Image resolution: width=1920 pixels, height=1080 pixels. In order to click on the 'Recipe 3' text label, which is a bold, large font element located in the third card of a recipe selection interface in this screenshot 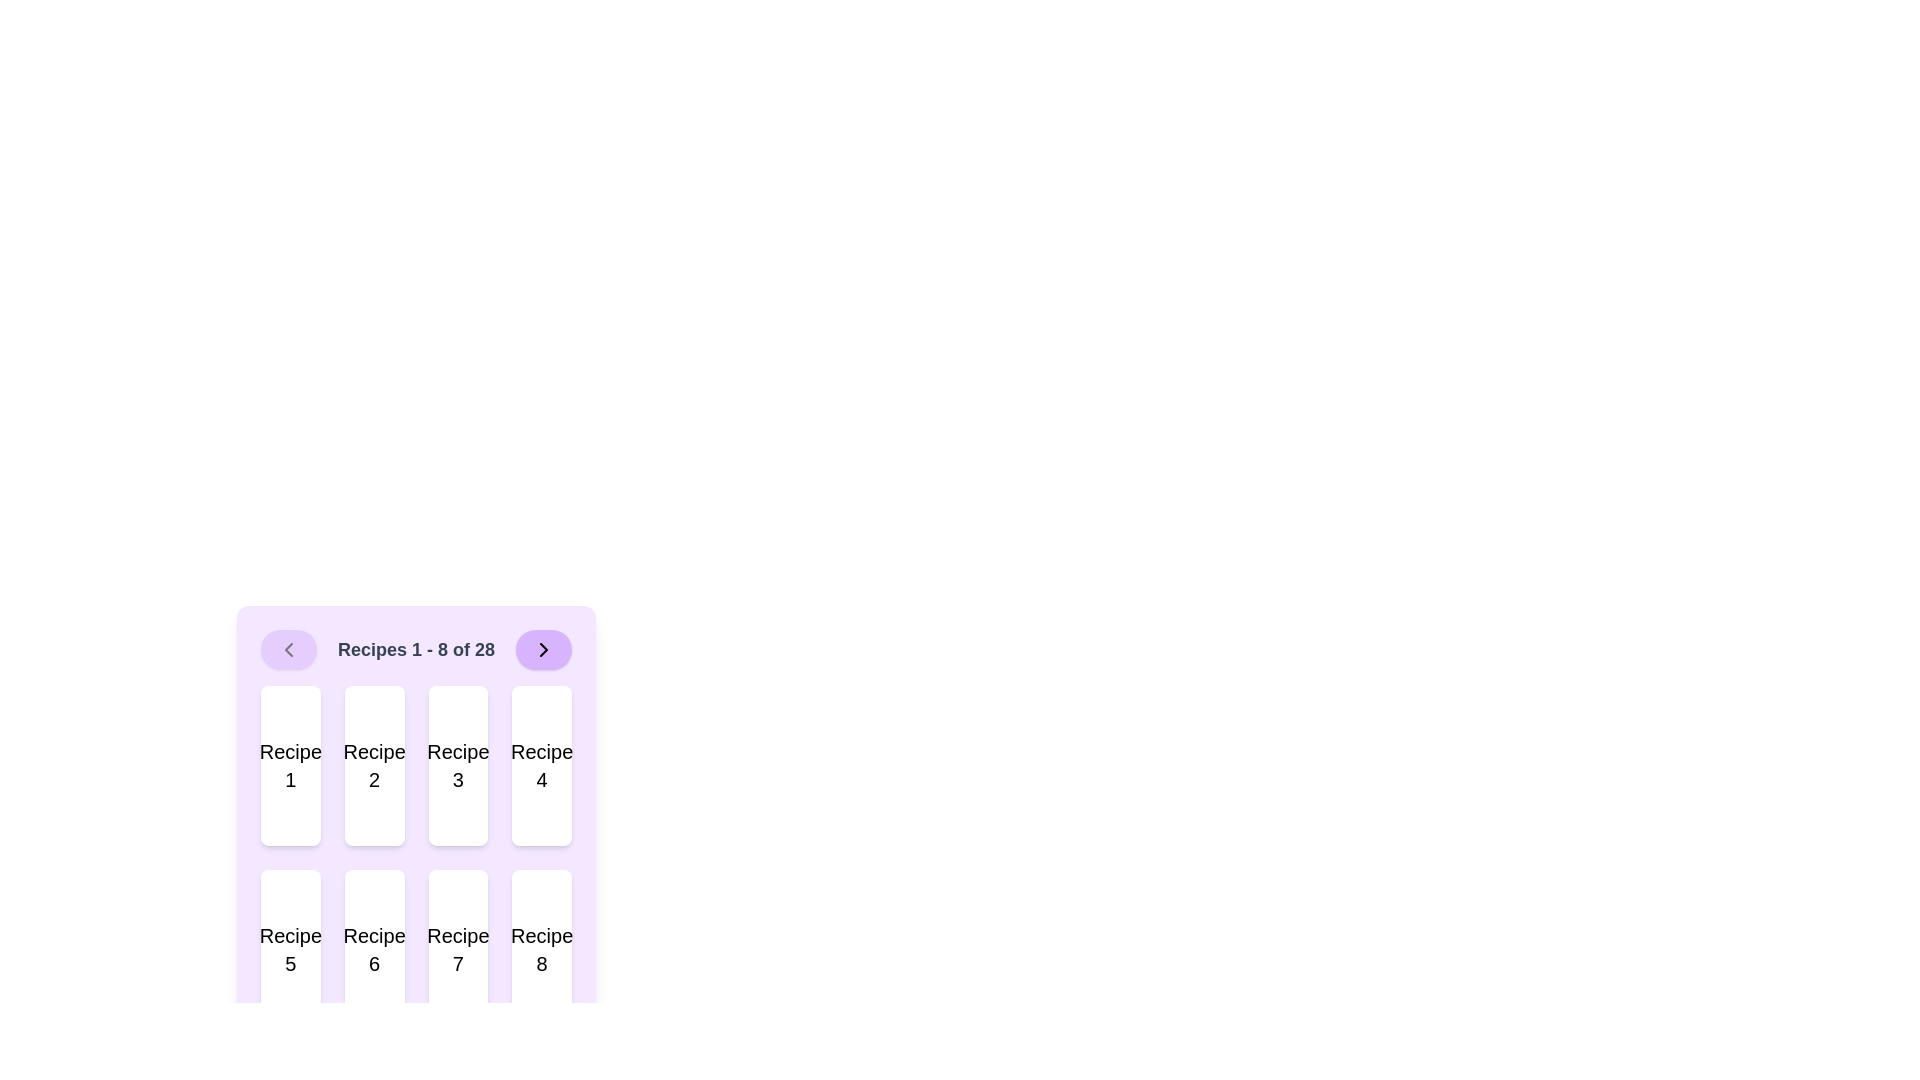, I will do `click(457, 765)`.